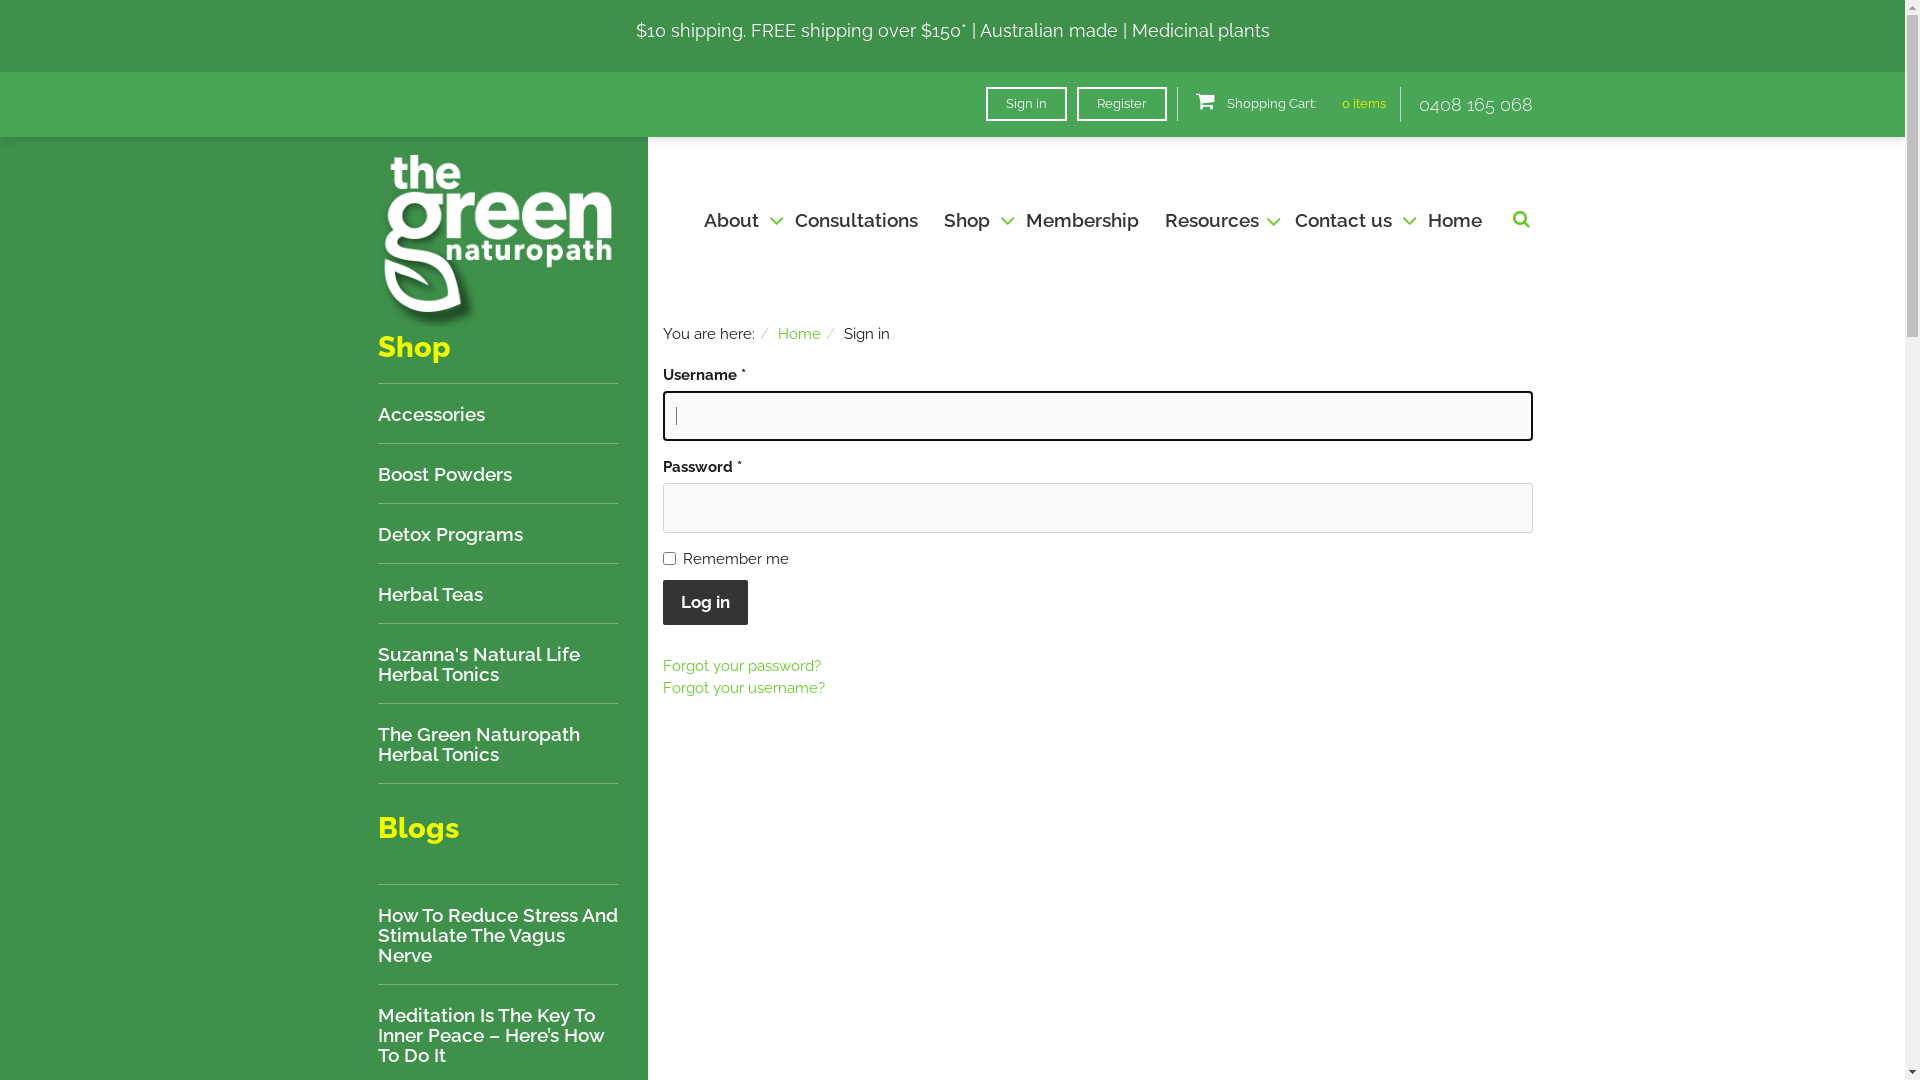  What do you see at coordinates (444, 474) in the screenshot?
I see `'Boost Powders'` at bounding box center [444, 474].